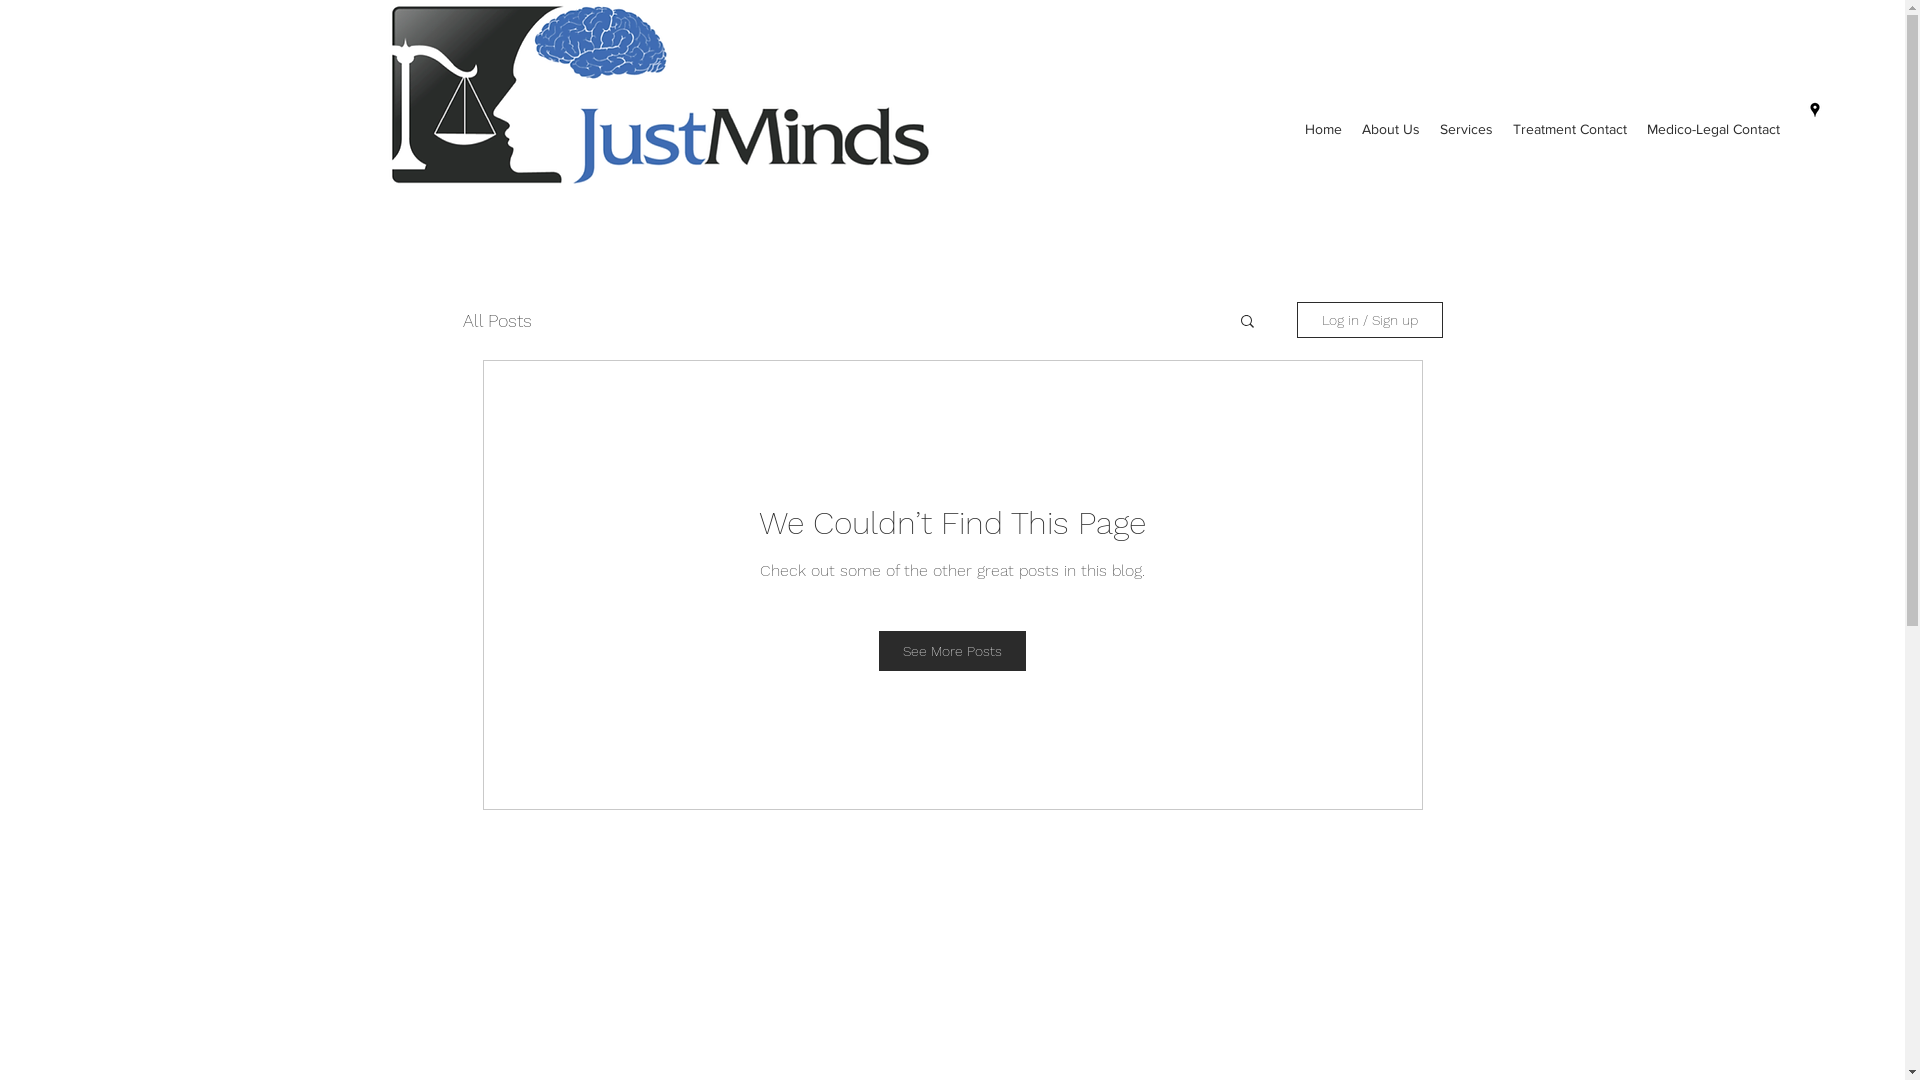 The height and width of the screenshot is (1080, 1920). What do you see at coordinates (460, 319) in the screenshot?
I see `'All Posts'` at bounding box center [460, 319].